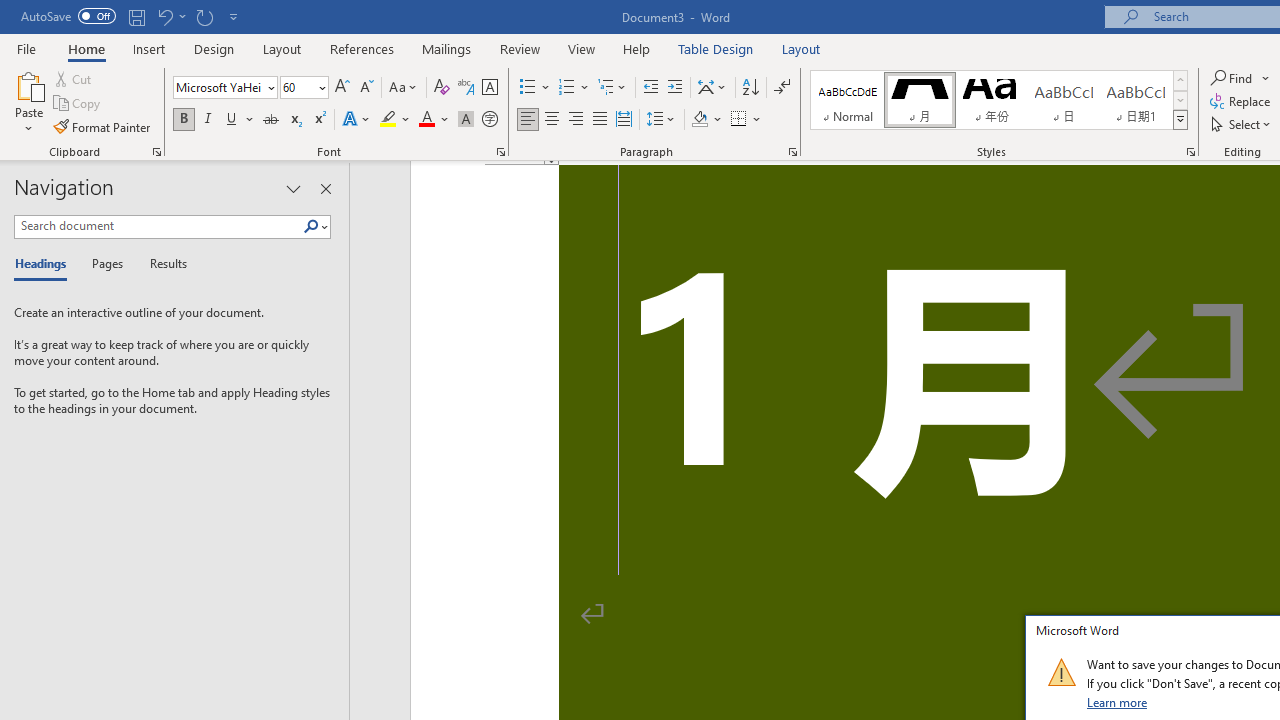  Describe the element at coordinates (170, 16) in the screenshot. I see `'Undo Increase Indent'` at that location.